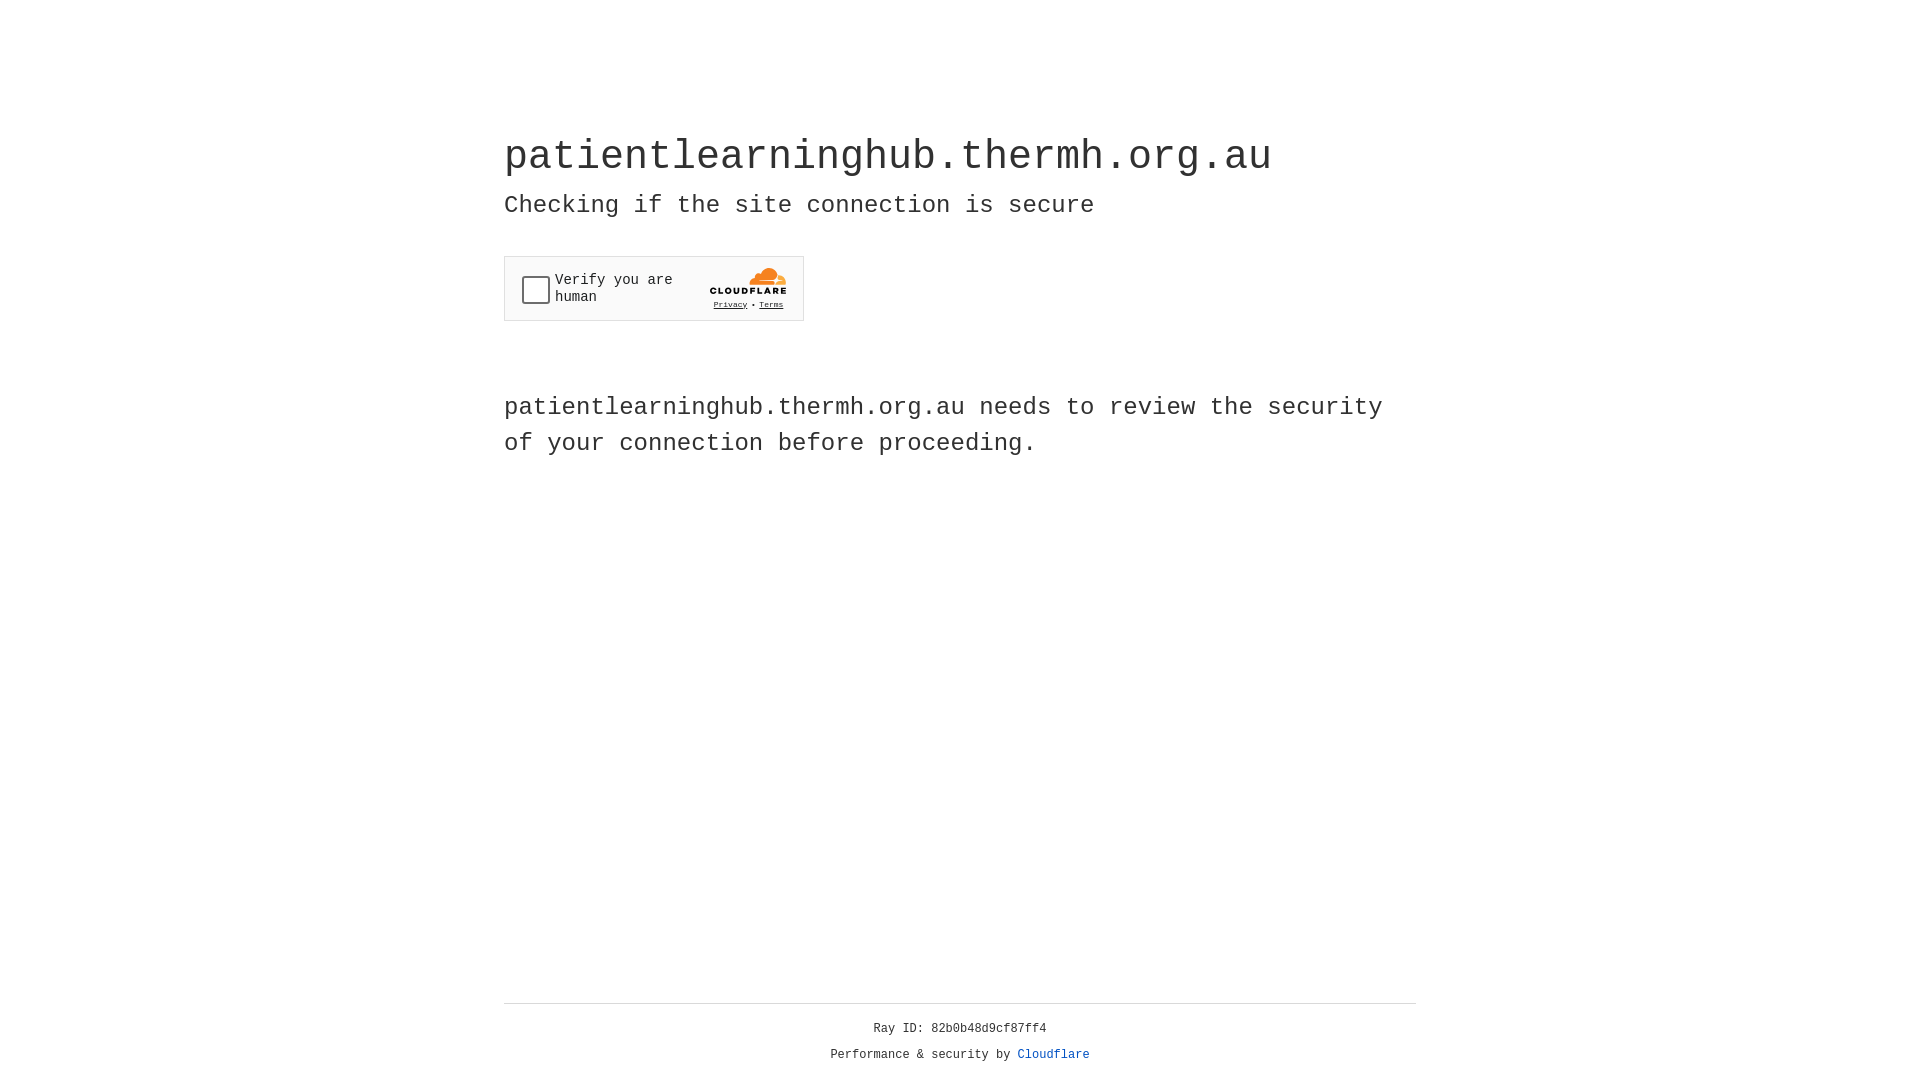 The image size is (1920, 1080). I want to click on 'Widget containing a Cloudflare security challenge', so click(653, 288).